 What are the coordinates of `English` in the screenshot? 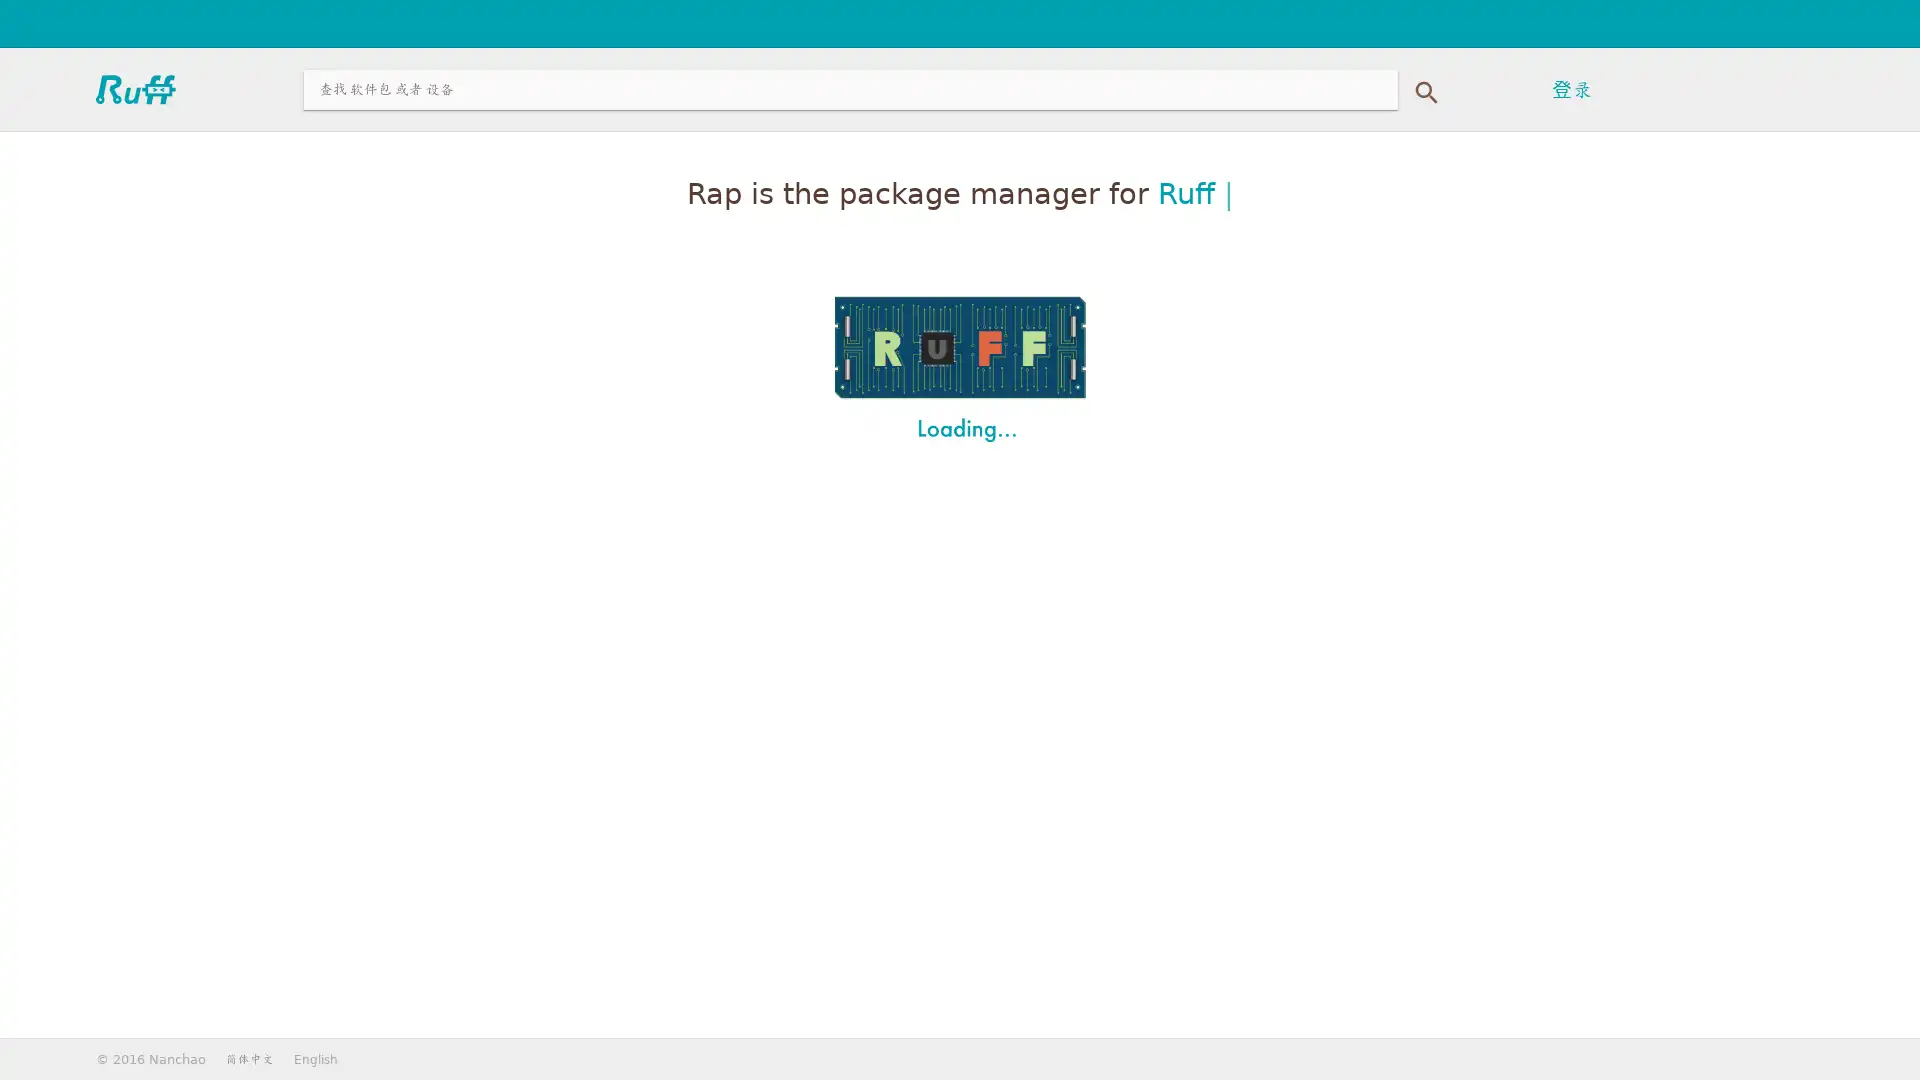 It's located at (315, 1058).